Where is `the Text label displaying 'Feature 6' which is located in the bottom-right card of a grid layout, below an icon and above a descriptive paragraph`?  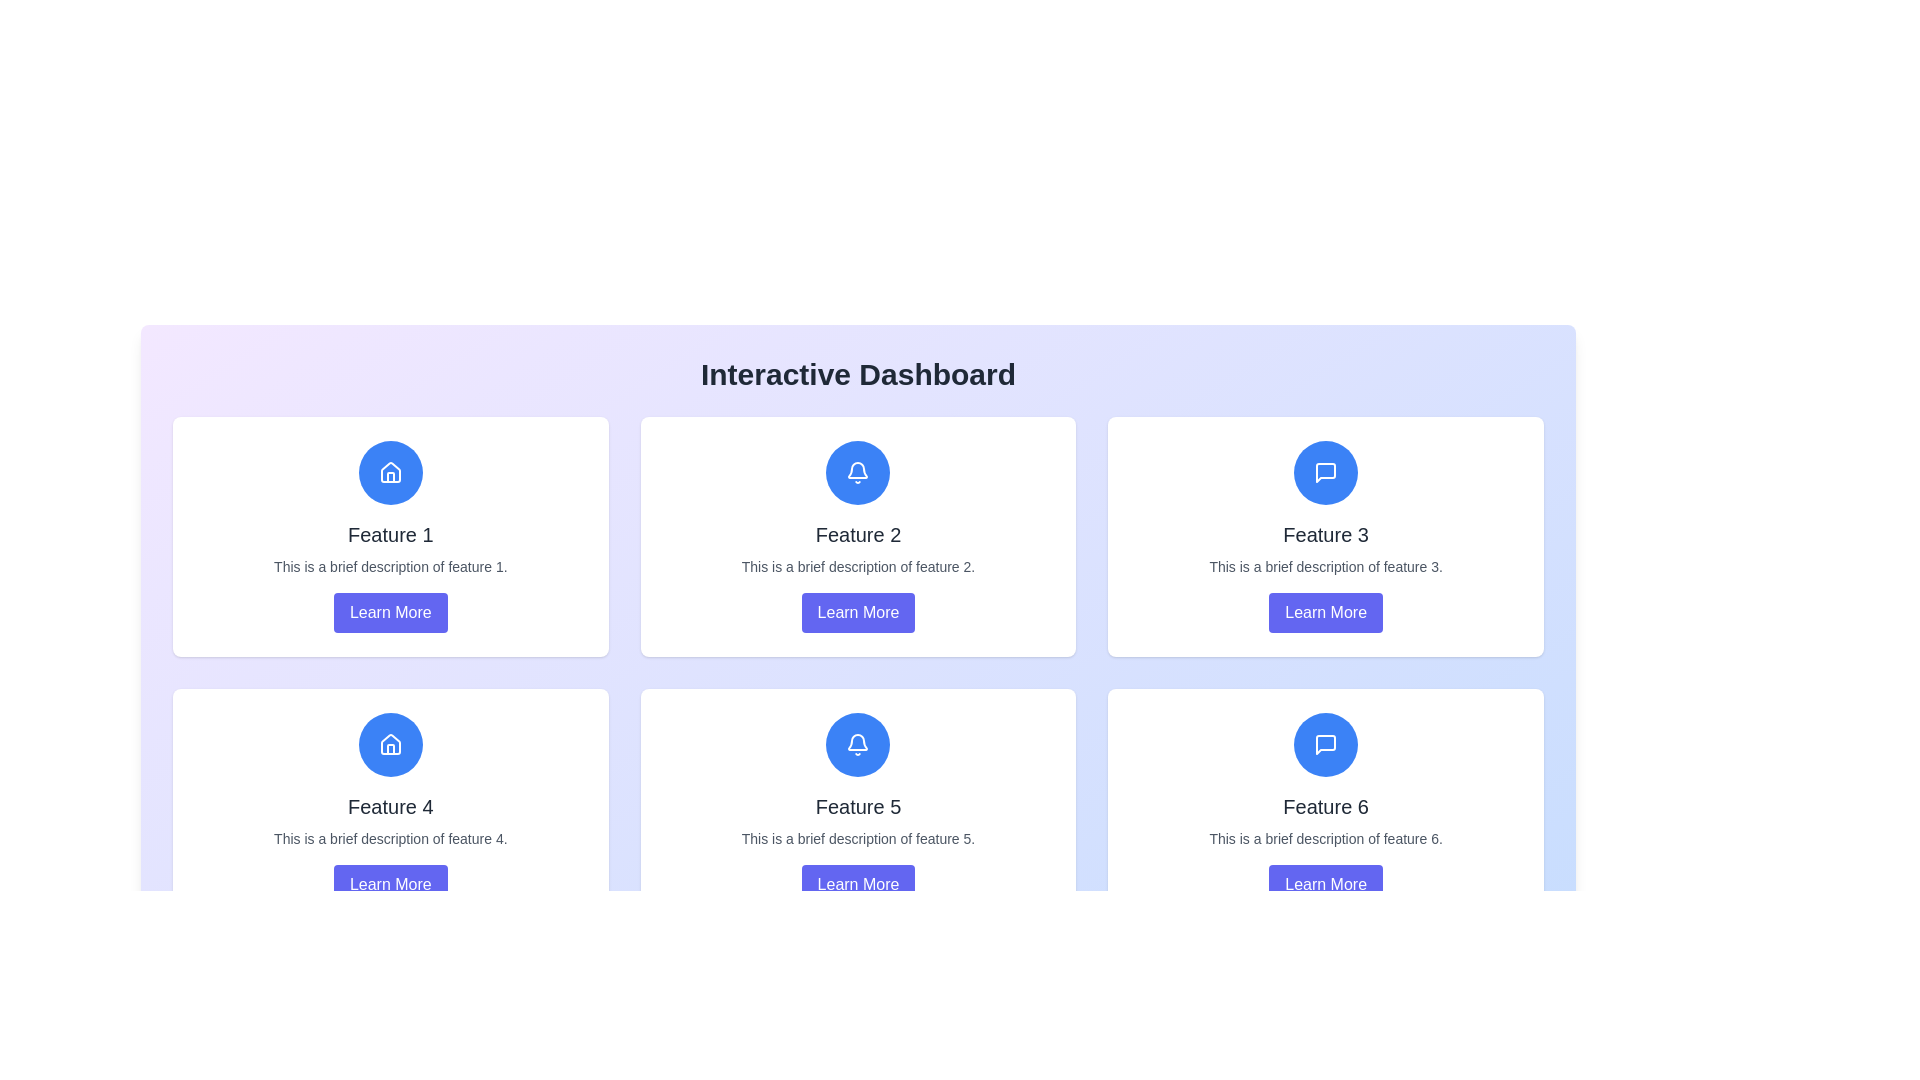 the Text label displaying 'Feature 6' which is located in the bottom-right card of a grid layout, below an icon and above a descriptive paragraph is located at coordinates (1326, 805).